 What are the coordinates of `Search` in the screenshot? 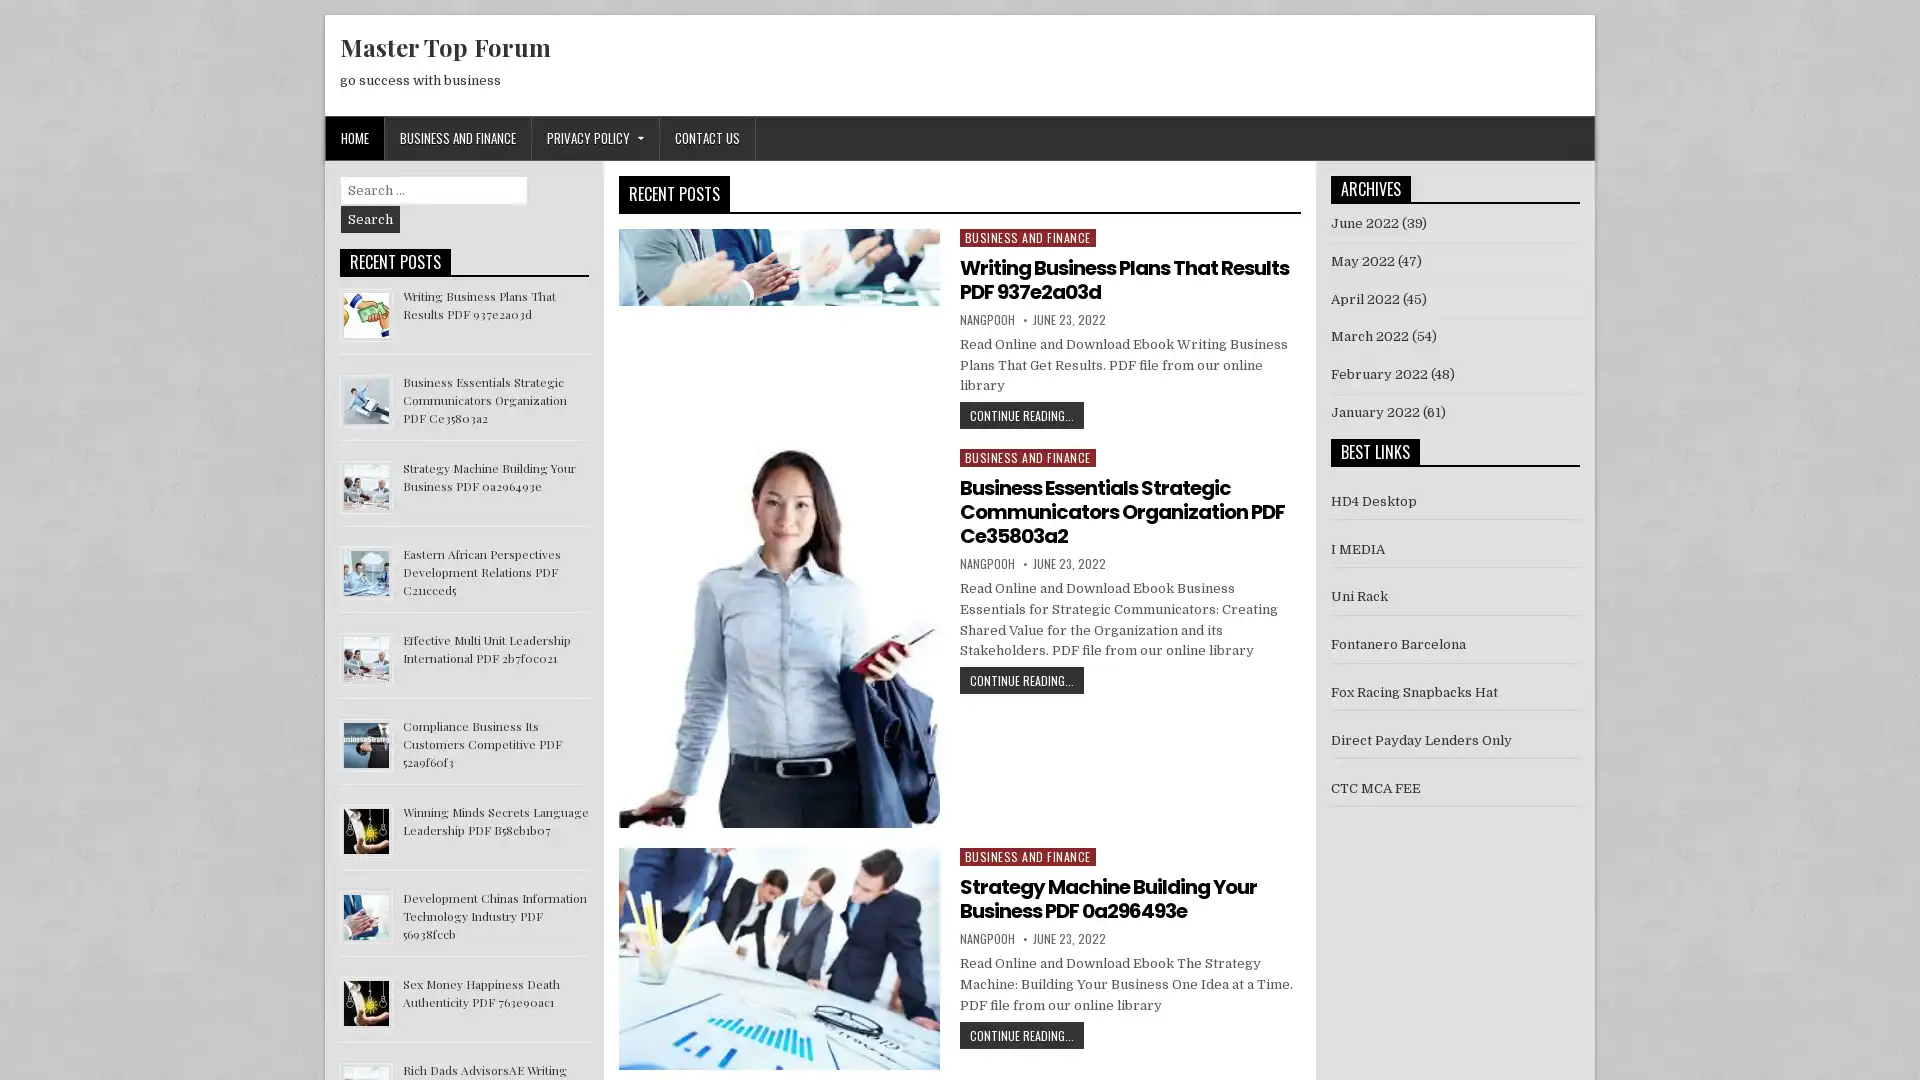 It's located at (370, 219).